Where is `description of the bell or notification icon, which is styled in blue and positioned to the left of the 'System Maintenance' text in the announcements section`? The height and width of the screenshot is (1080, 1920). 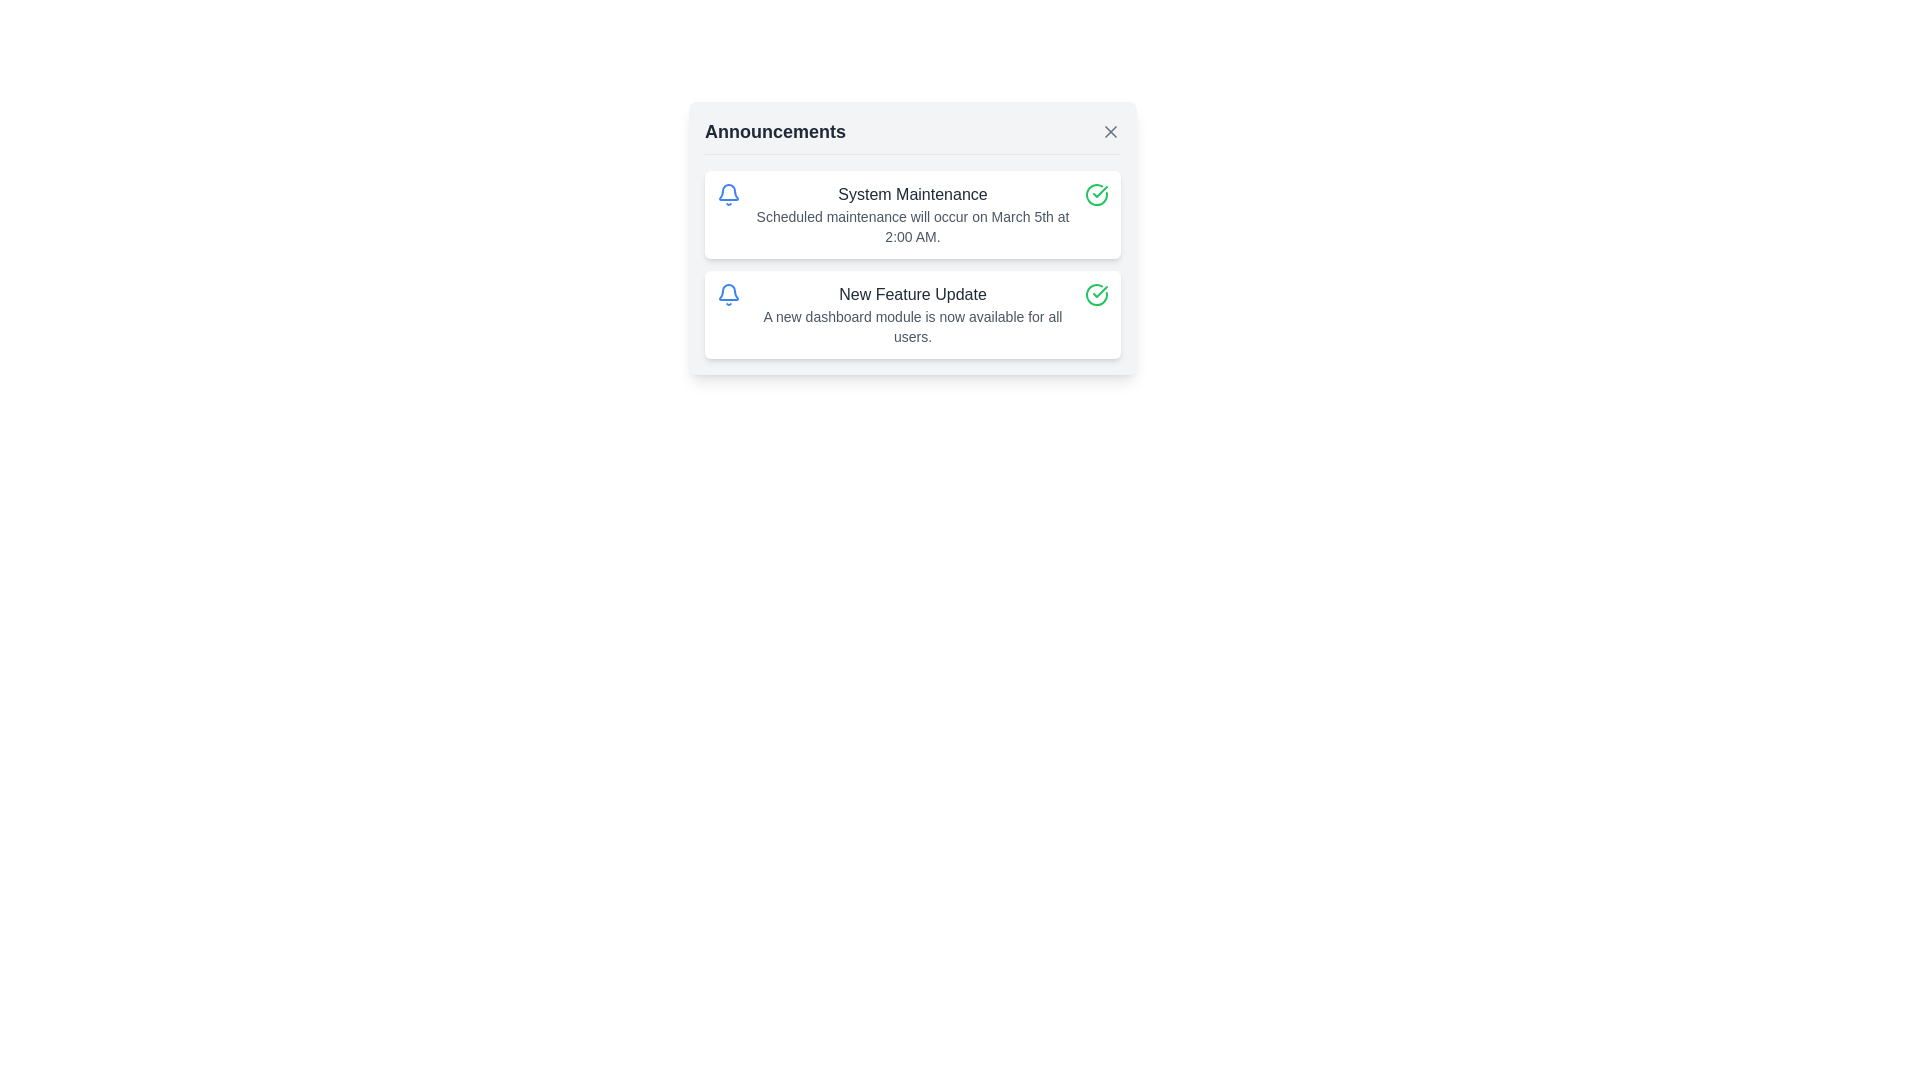 description of the bell or notification icon, which is styled in blue and positioned to the left of the 'System Maintenance' text in the announcements section is located at coordinates (728, 292).